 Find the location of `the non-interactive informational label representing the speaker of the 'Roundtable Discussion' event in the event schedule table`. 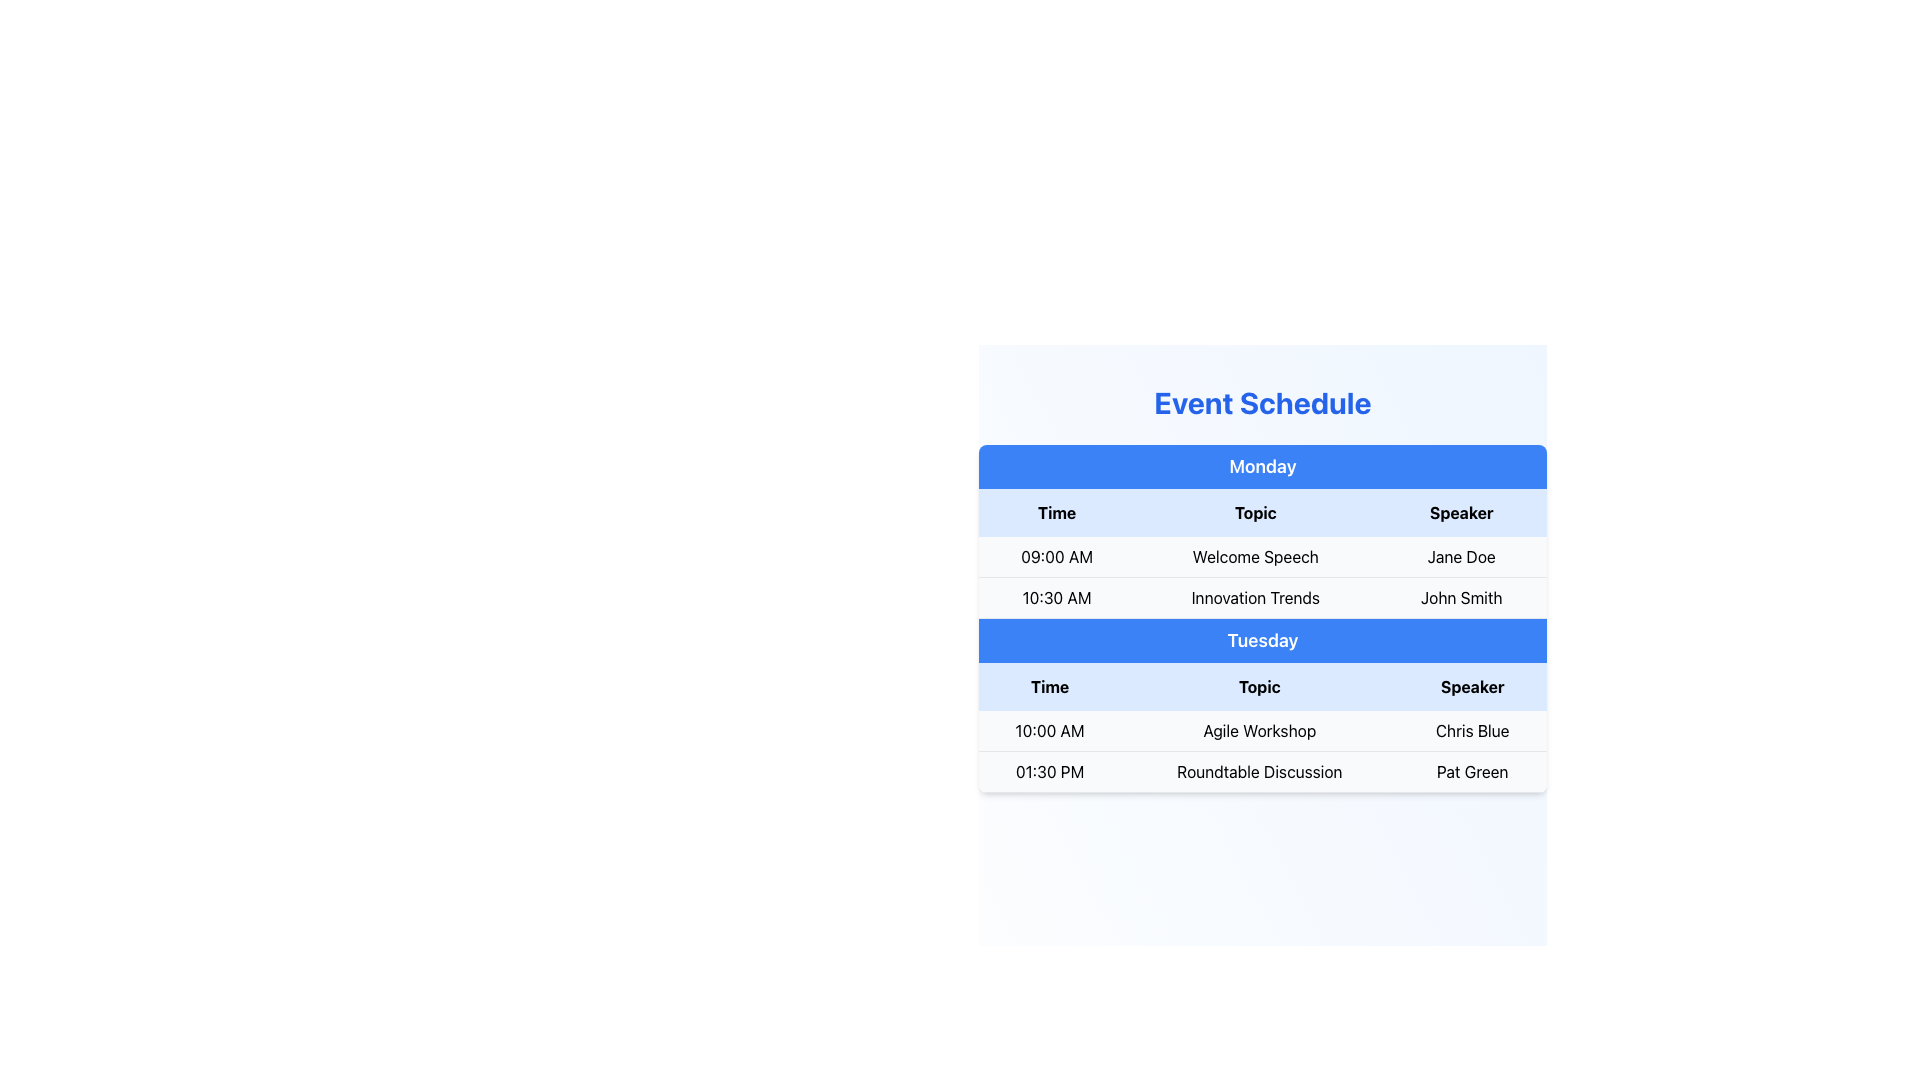

the non-interactive informational label representing the speaker of the 'Roundtable Discussion' event in the event schedule table is located at coordinates (1472, 770).